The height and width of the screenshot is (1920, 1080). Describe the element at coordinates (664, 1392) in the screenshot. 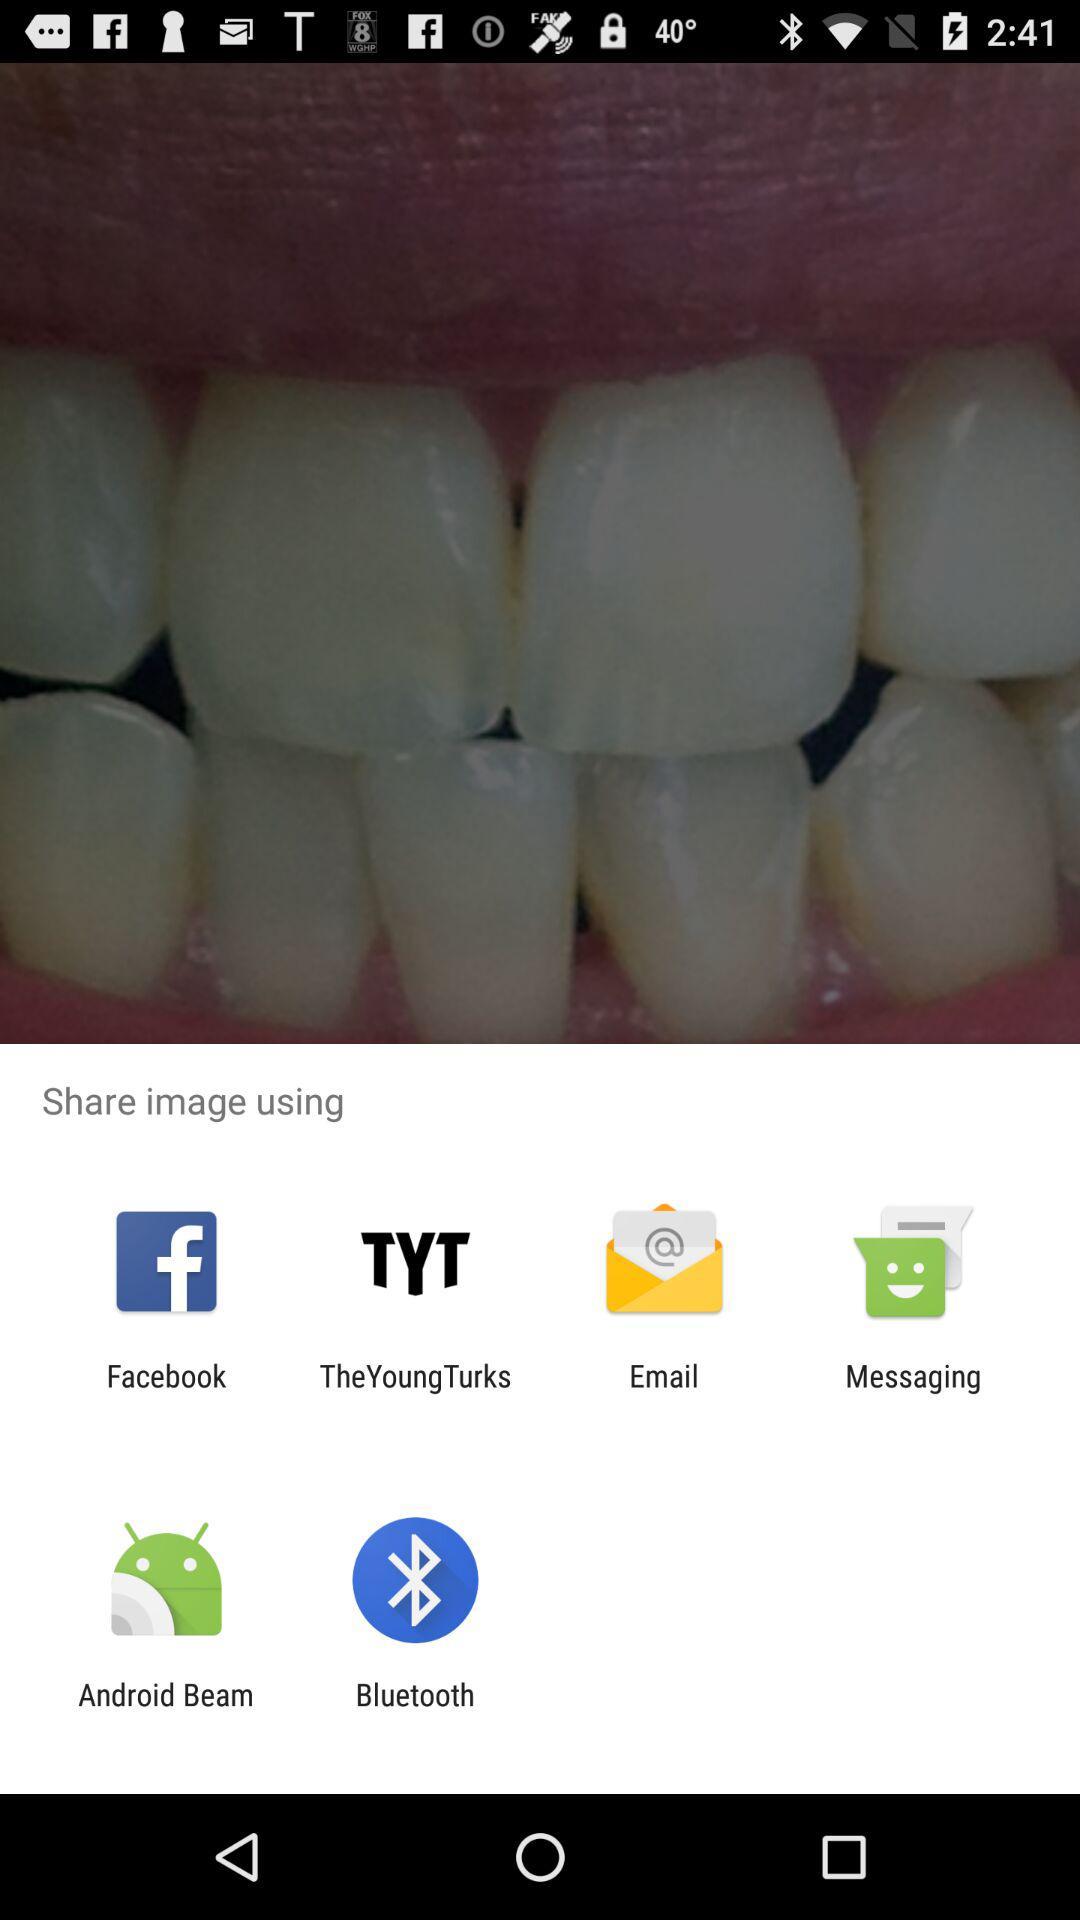

I see `app to the right of theyoungturks app` at that location.